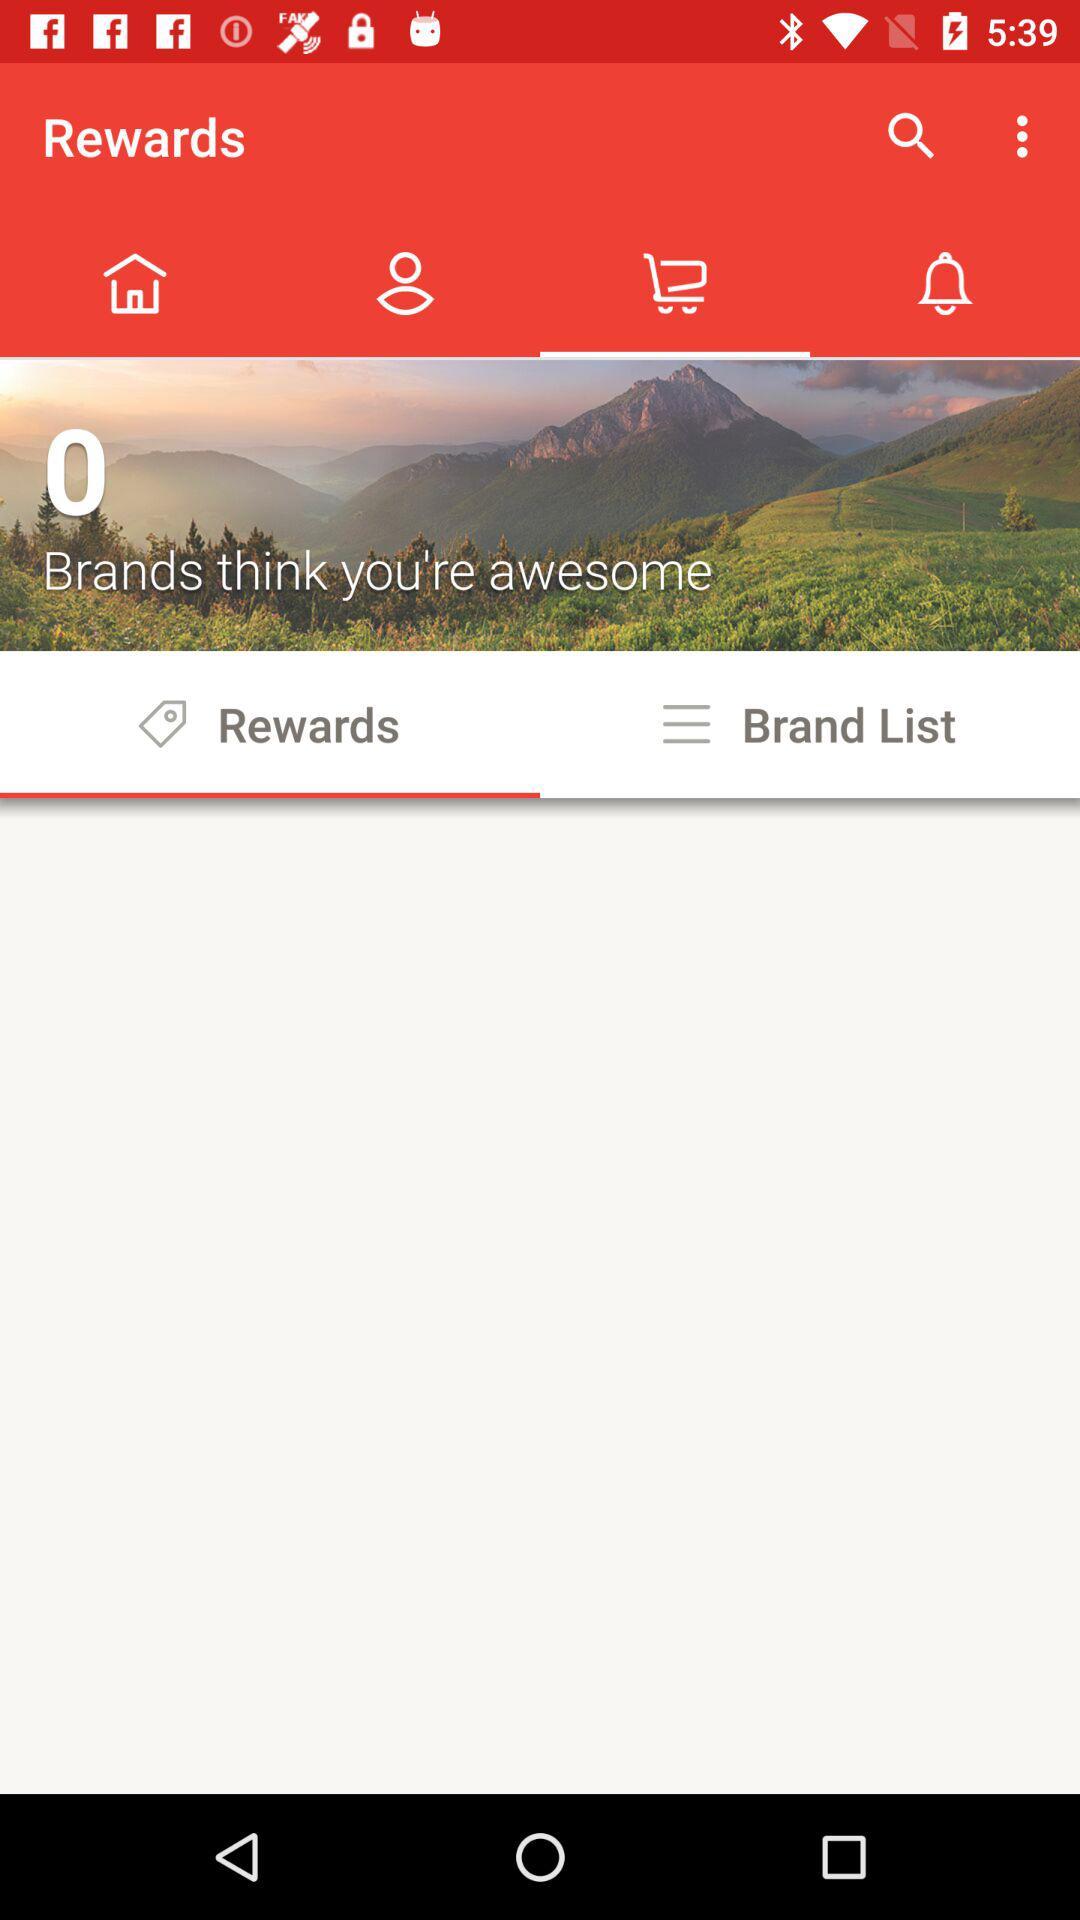 This screenshot has width=1080, height=1920. Describe the element at coordinates (911, 135) in the screenshot. I see `icon to the right of rewards icon` at that location.